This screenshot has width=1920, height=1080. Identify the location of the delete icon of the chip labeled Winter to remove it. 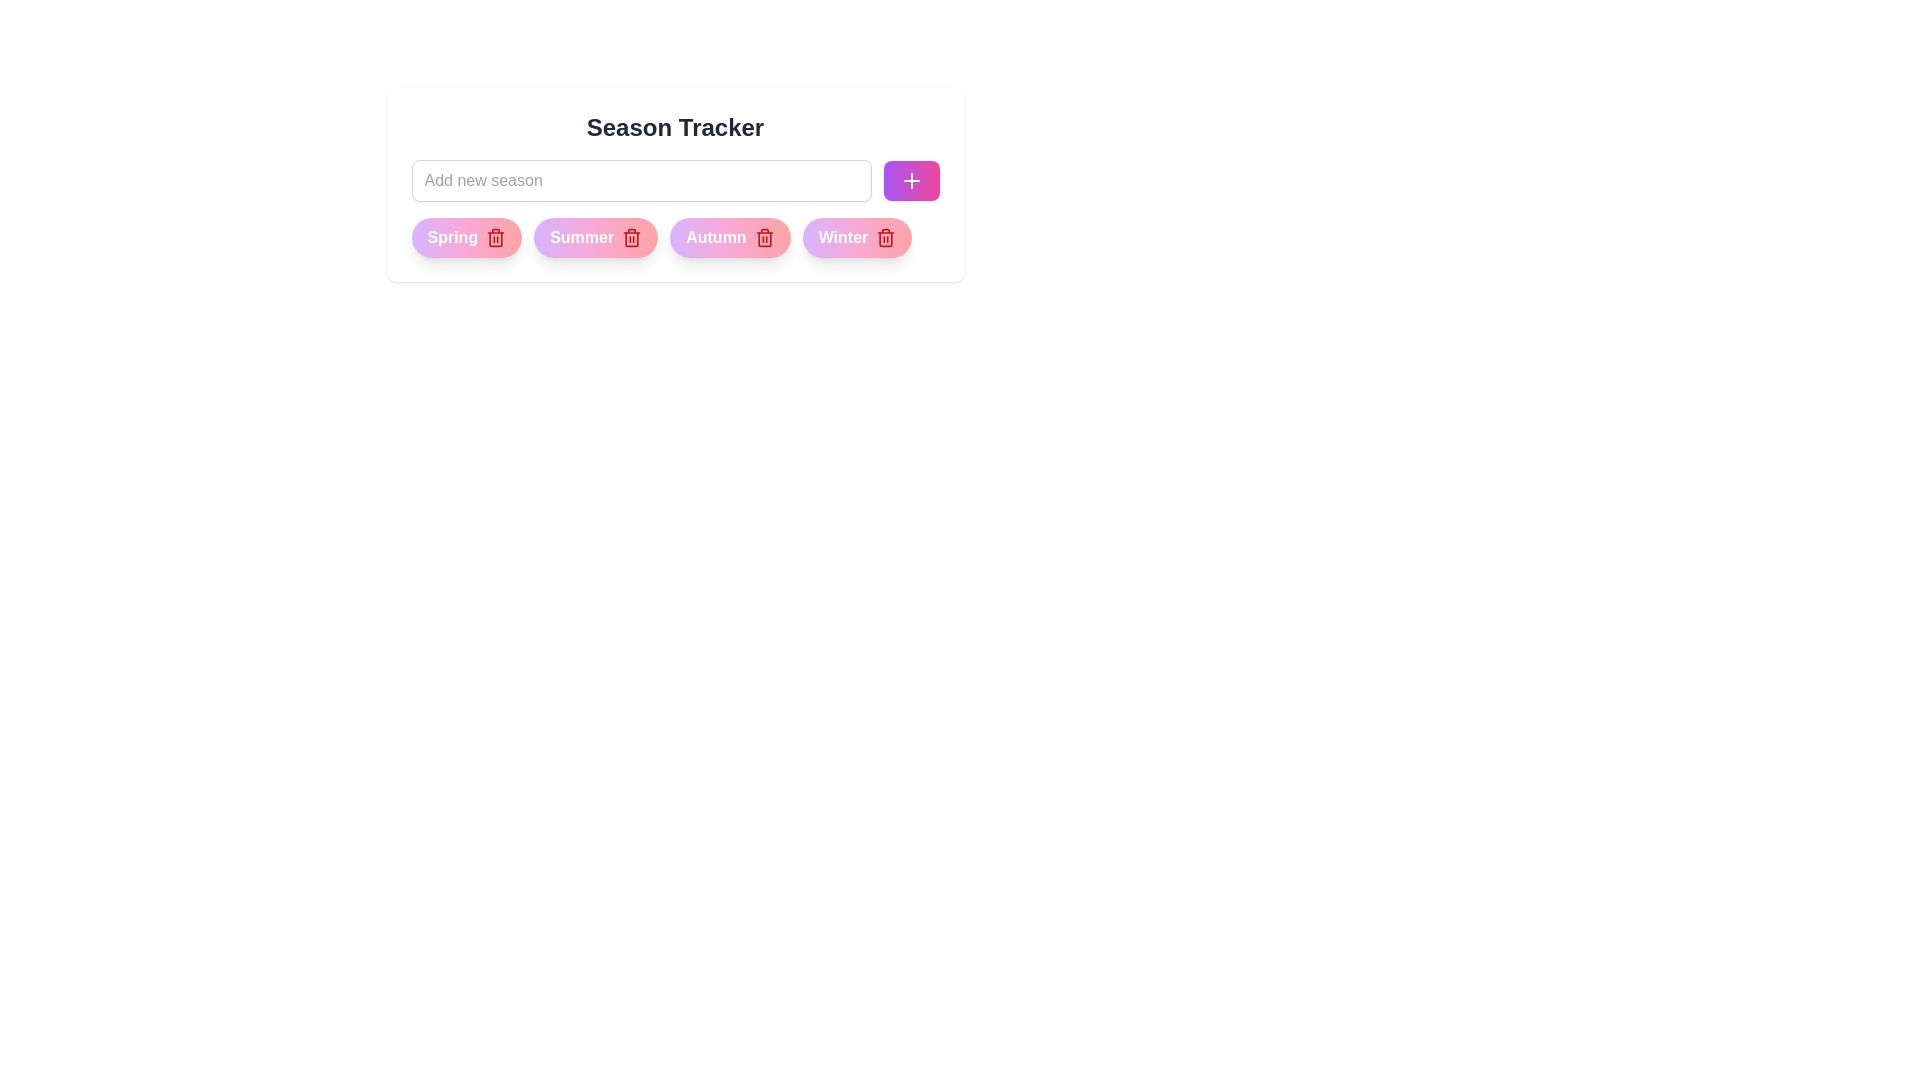
(885, 237).